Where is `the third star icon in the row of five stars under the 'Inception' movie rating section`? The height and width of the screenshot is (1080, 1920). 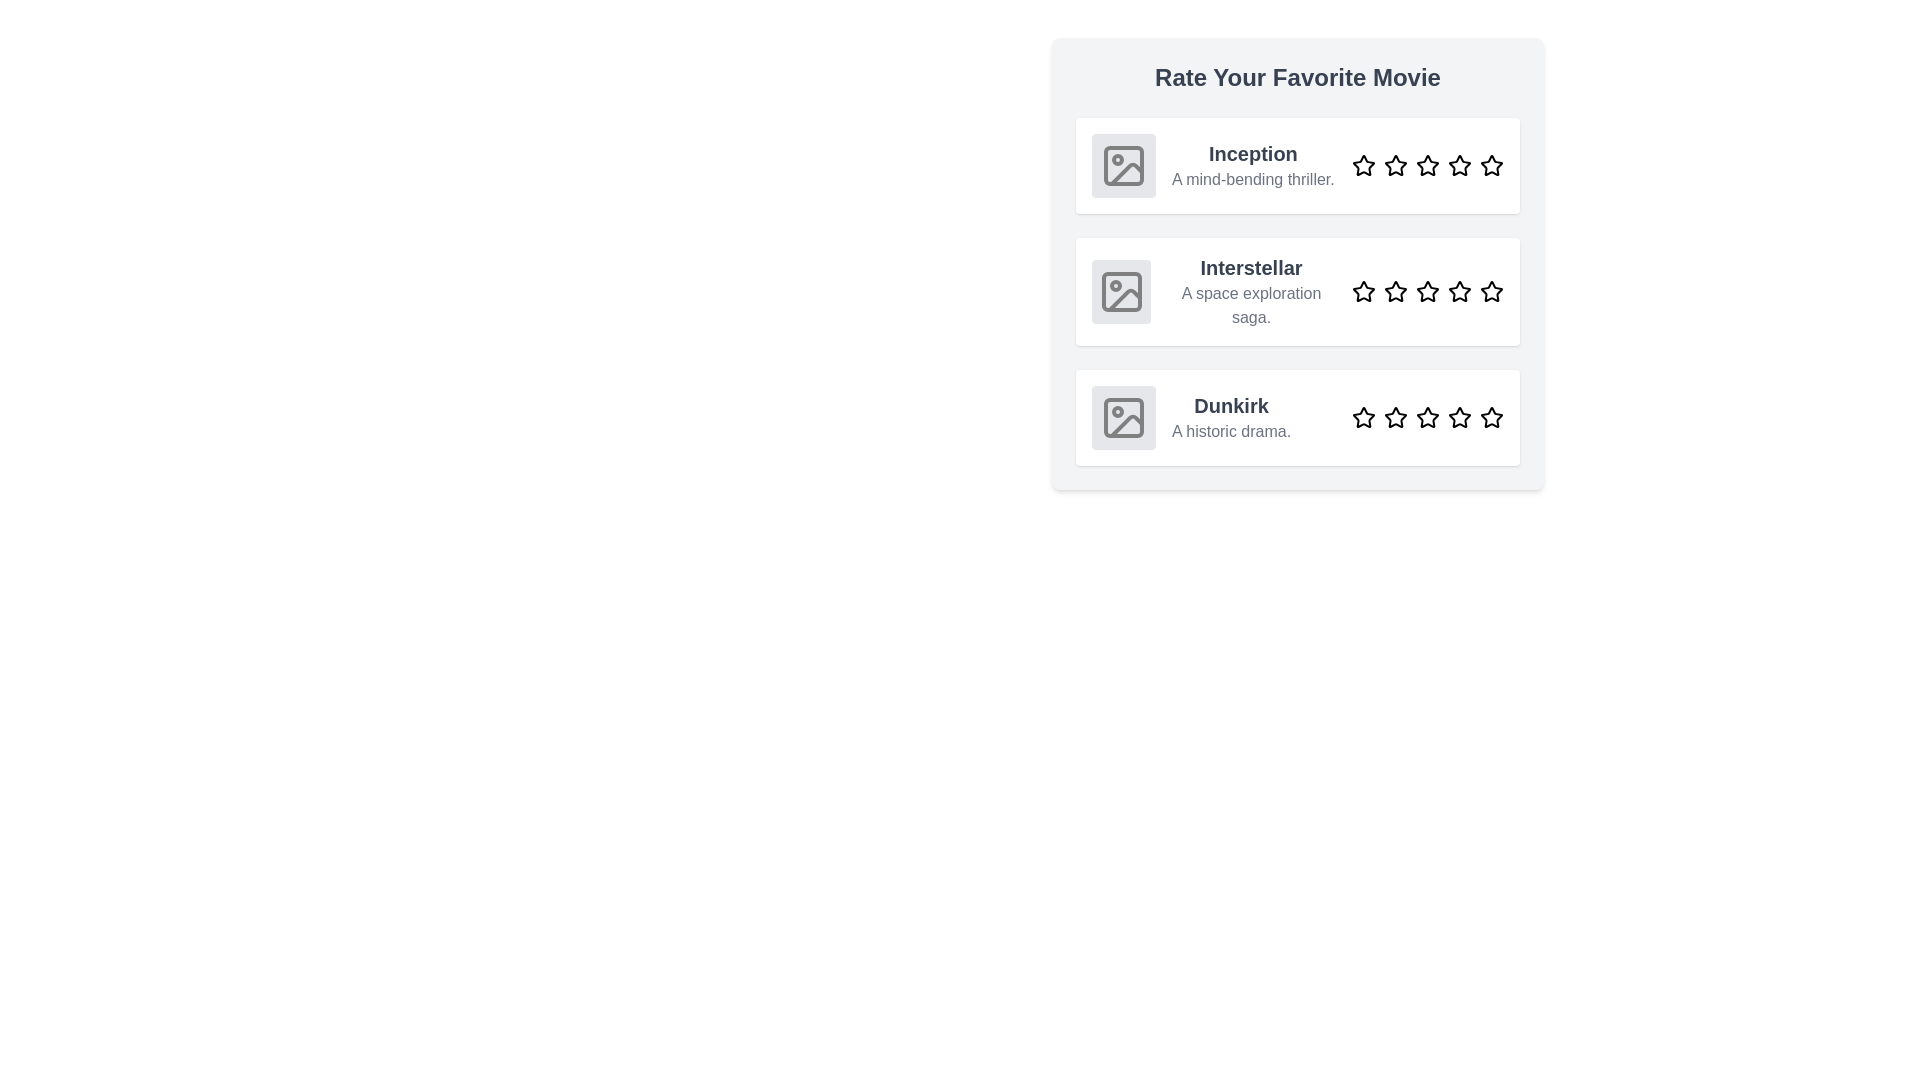 the third star icon in the row of five stars under the 'Inception' movie rating section is located at coordinates (1427, 164).